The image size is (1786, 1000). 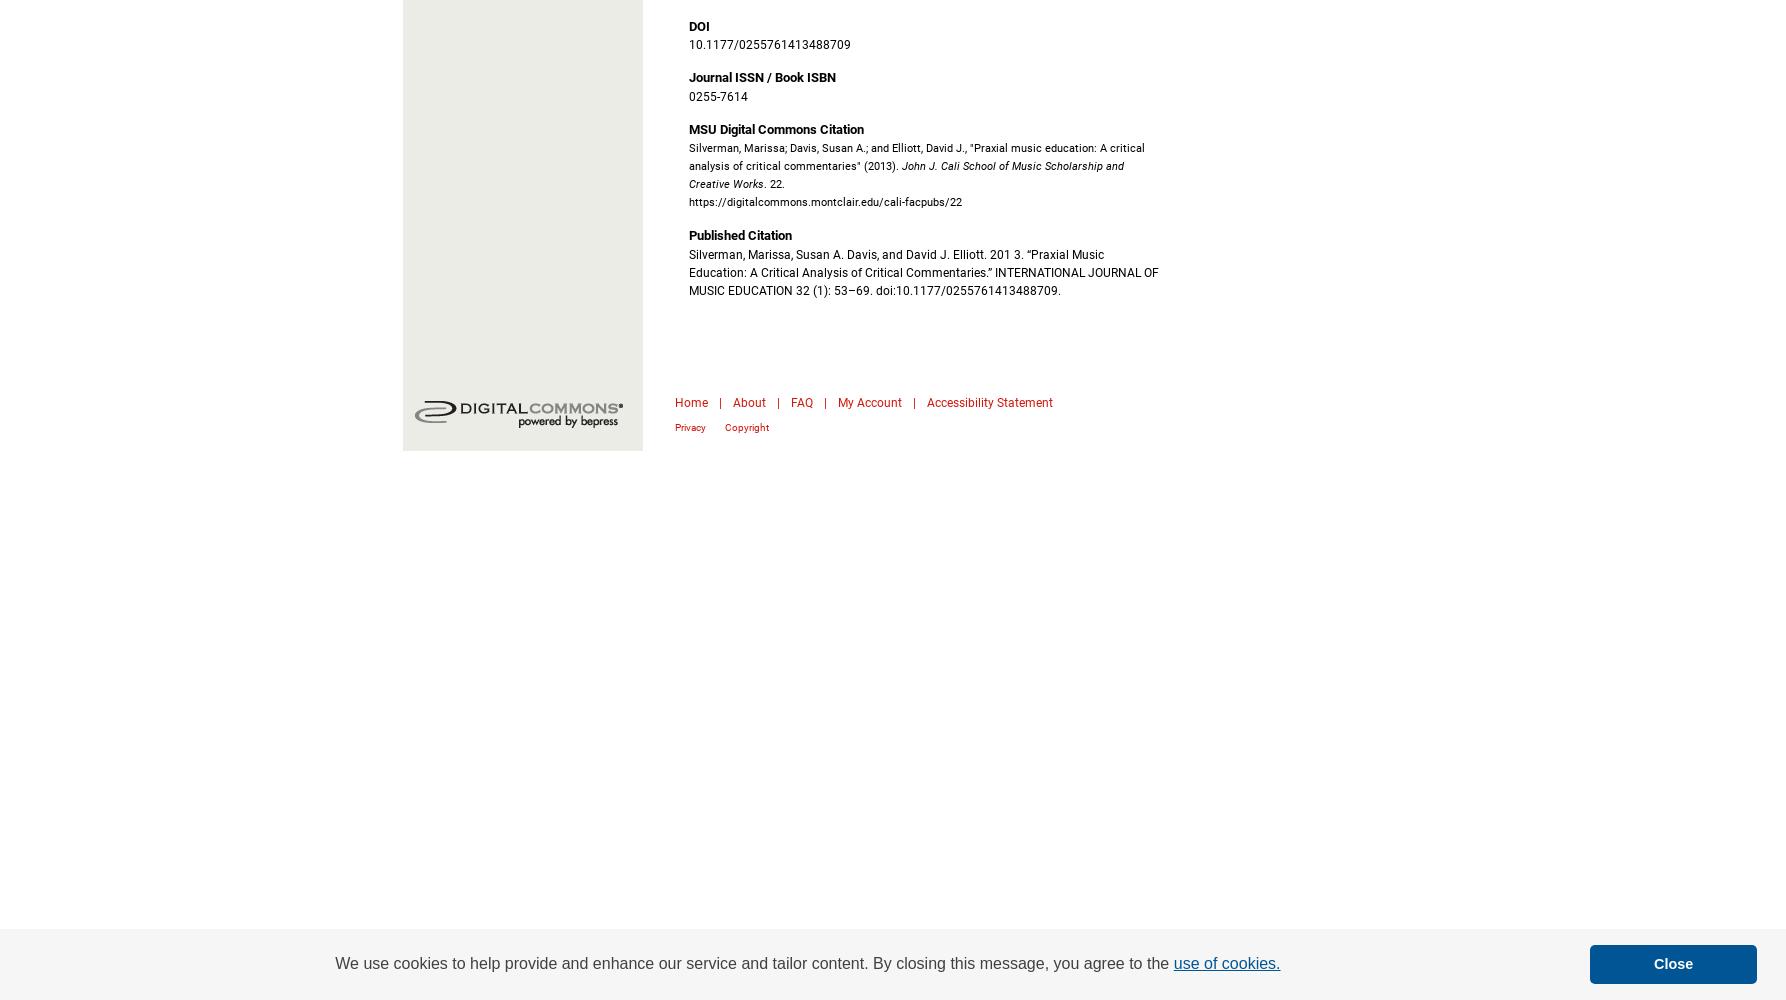 What do you see at coordinates (773, 183) in the screenshot?
I see `'.  22.'` at bounding box center [773, 183].